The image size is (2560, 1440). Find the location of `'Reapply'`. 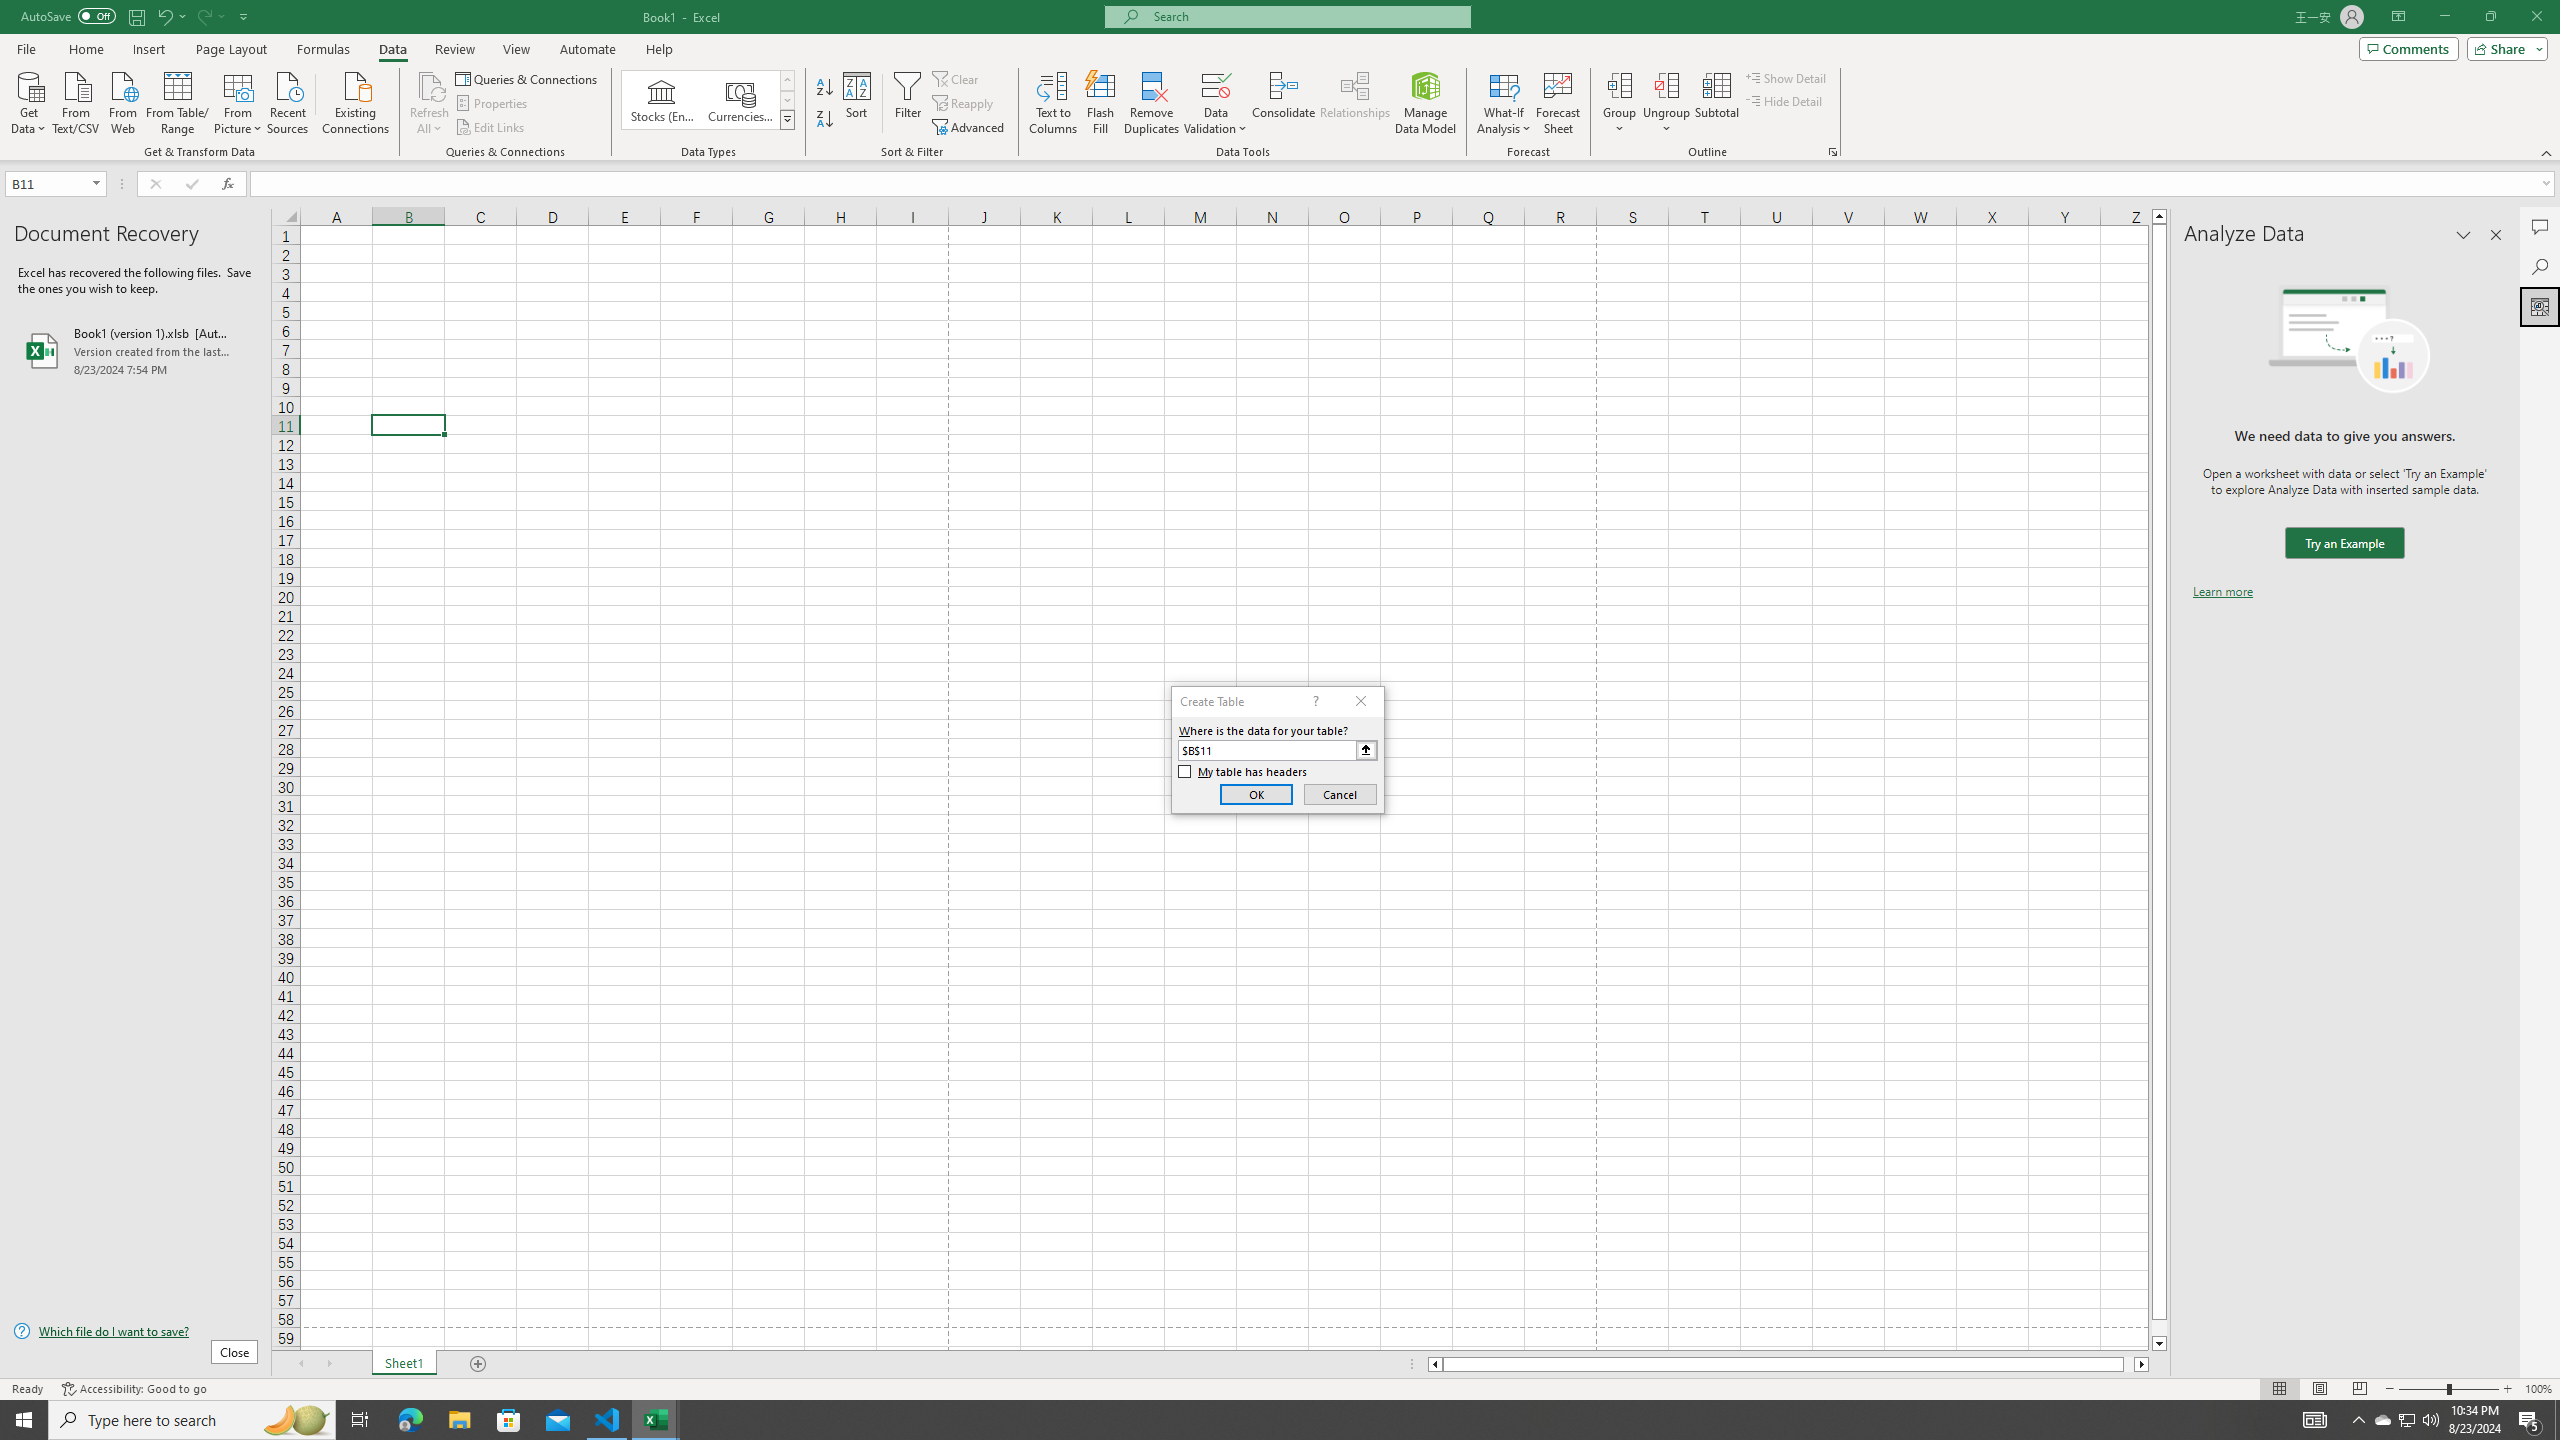

'Reapply' is located at coordinates (965, 103).